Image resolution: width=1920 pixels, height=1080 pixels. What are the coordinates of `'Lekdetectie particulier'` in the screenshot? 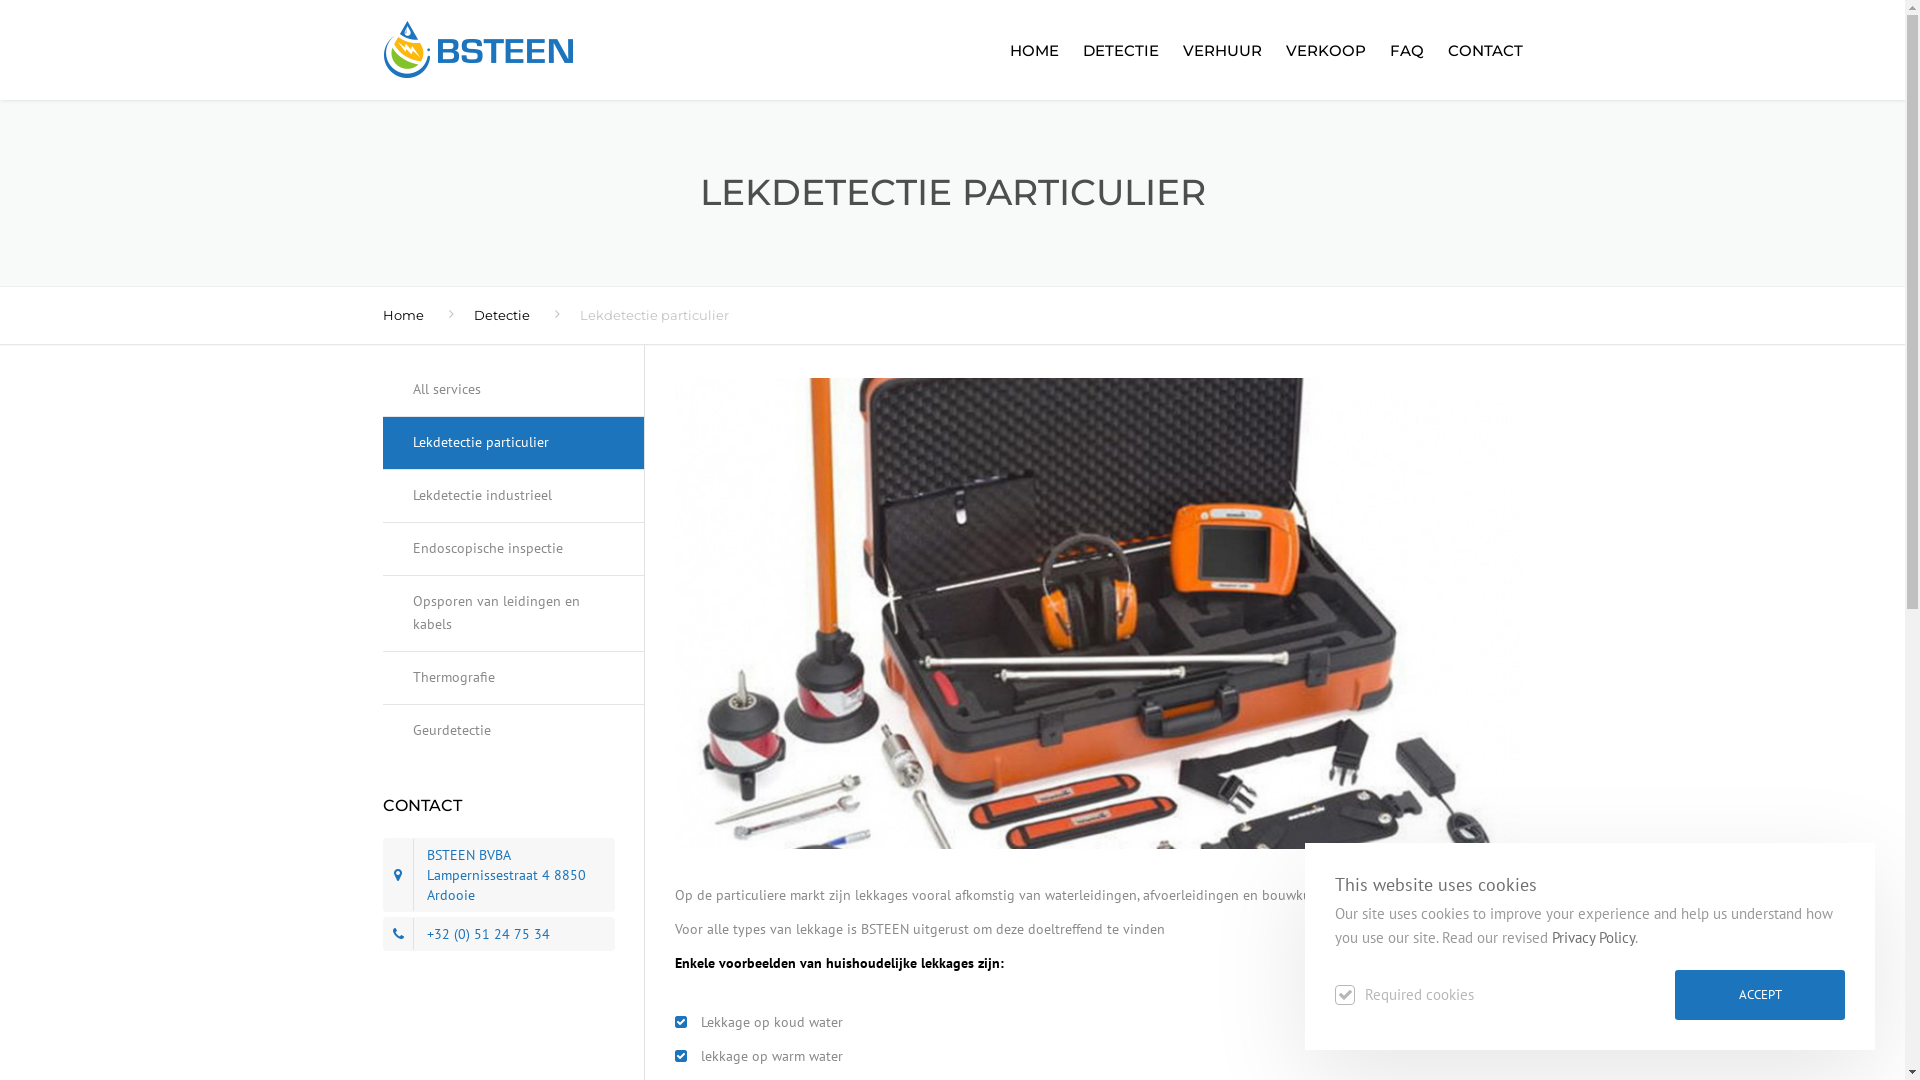 It's located at (513, 442).